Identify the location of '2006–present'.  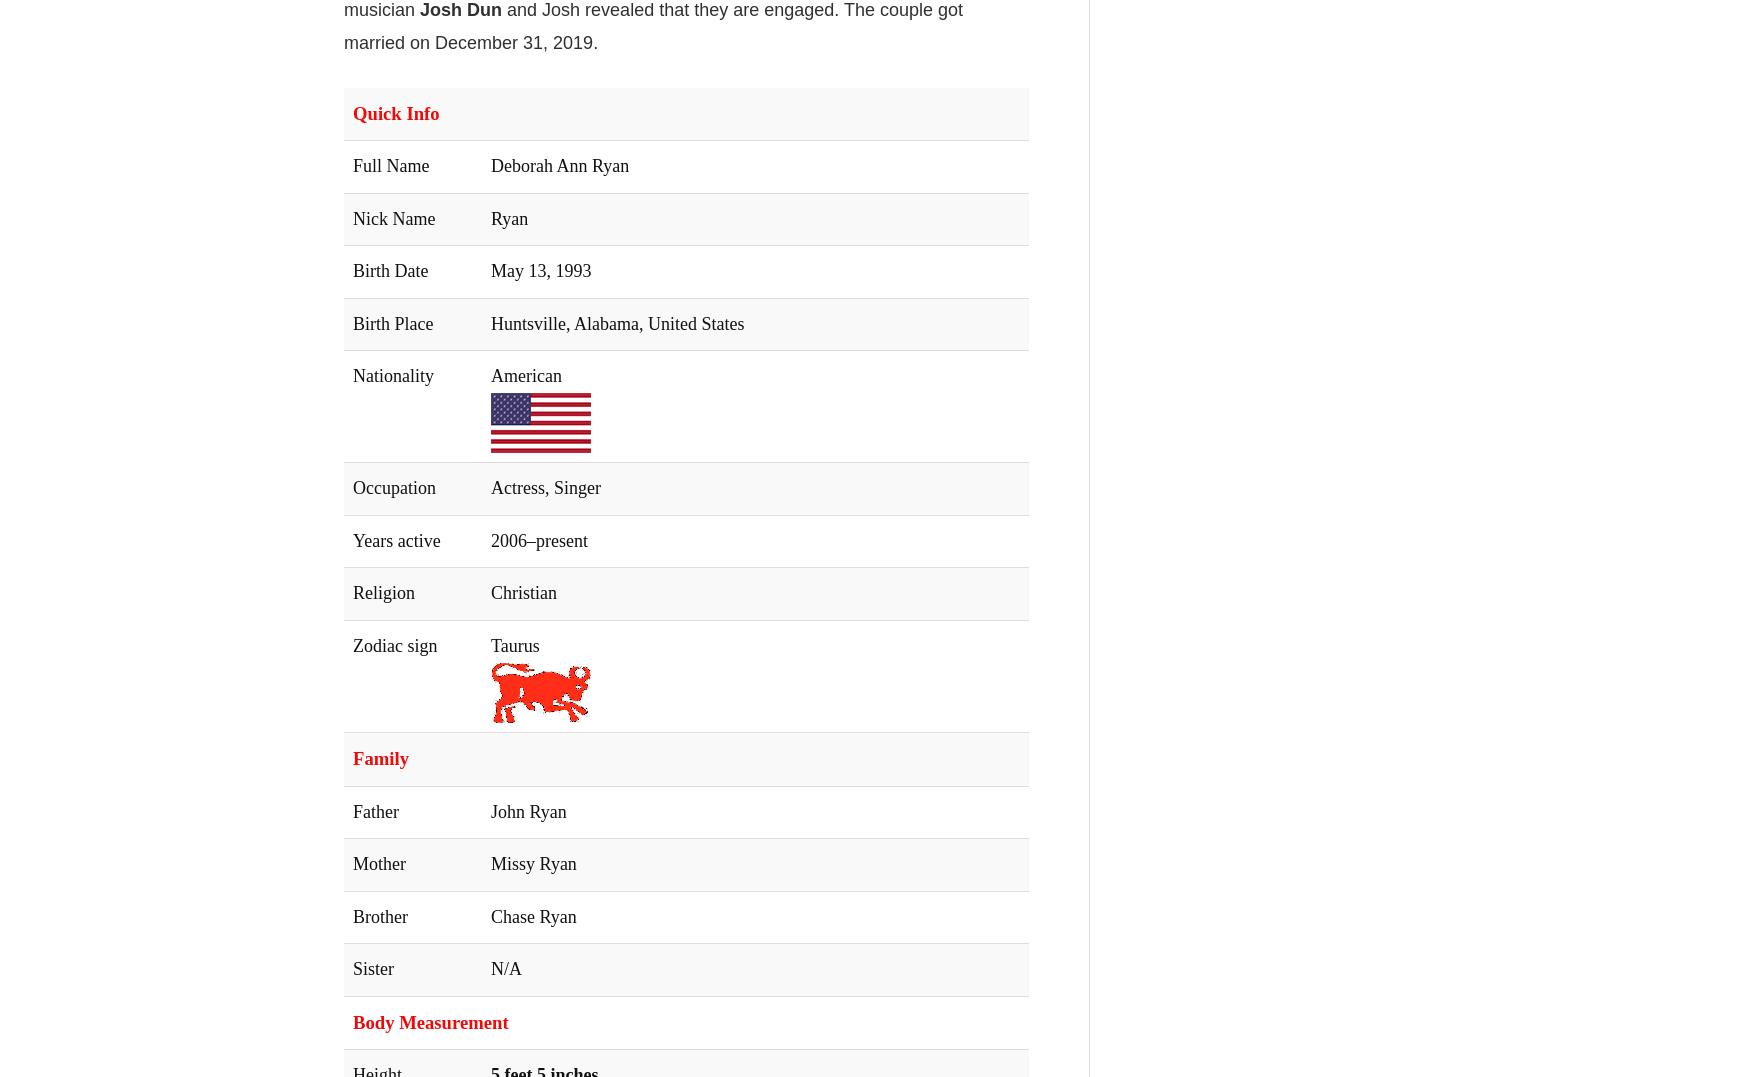
(539, 540).